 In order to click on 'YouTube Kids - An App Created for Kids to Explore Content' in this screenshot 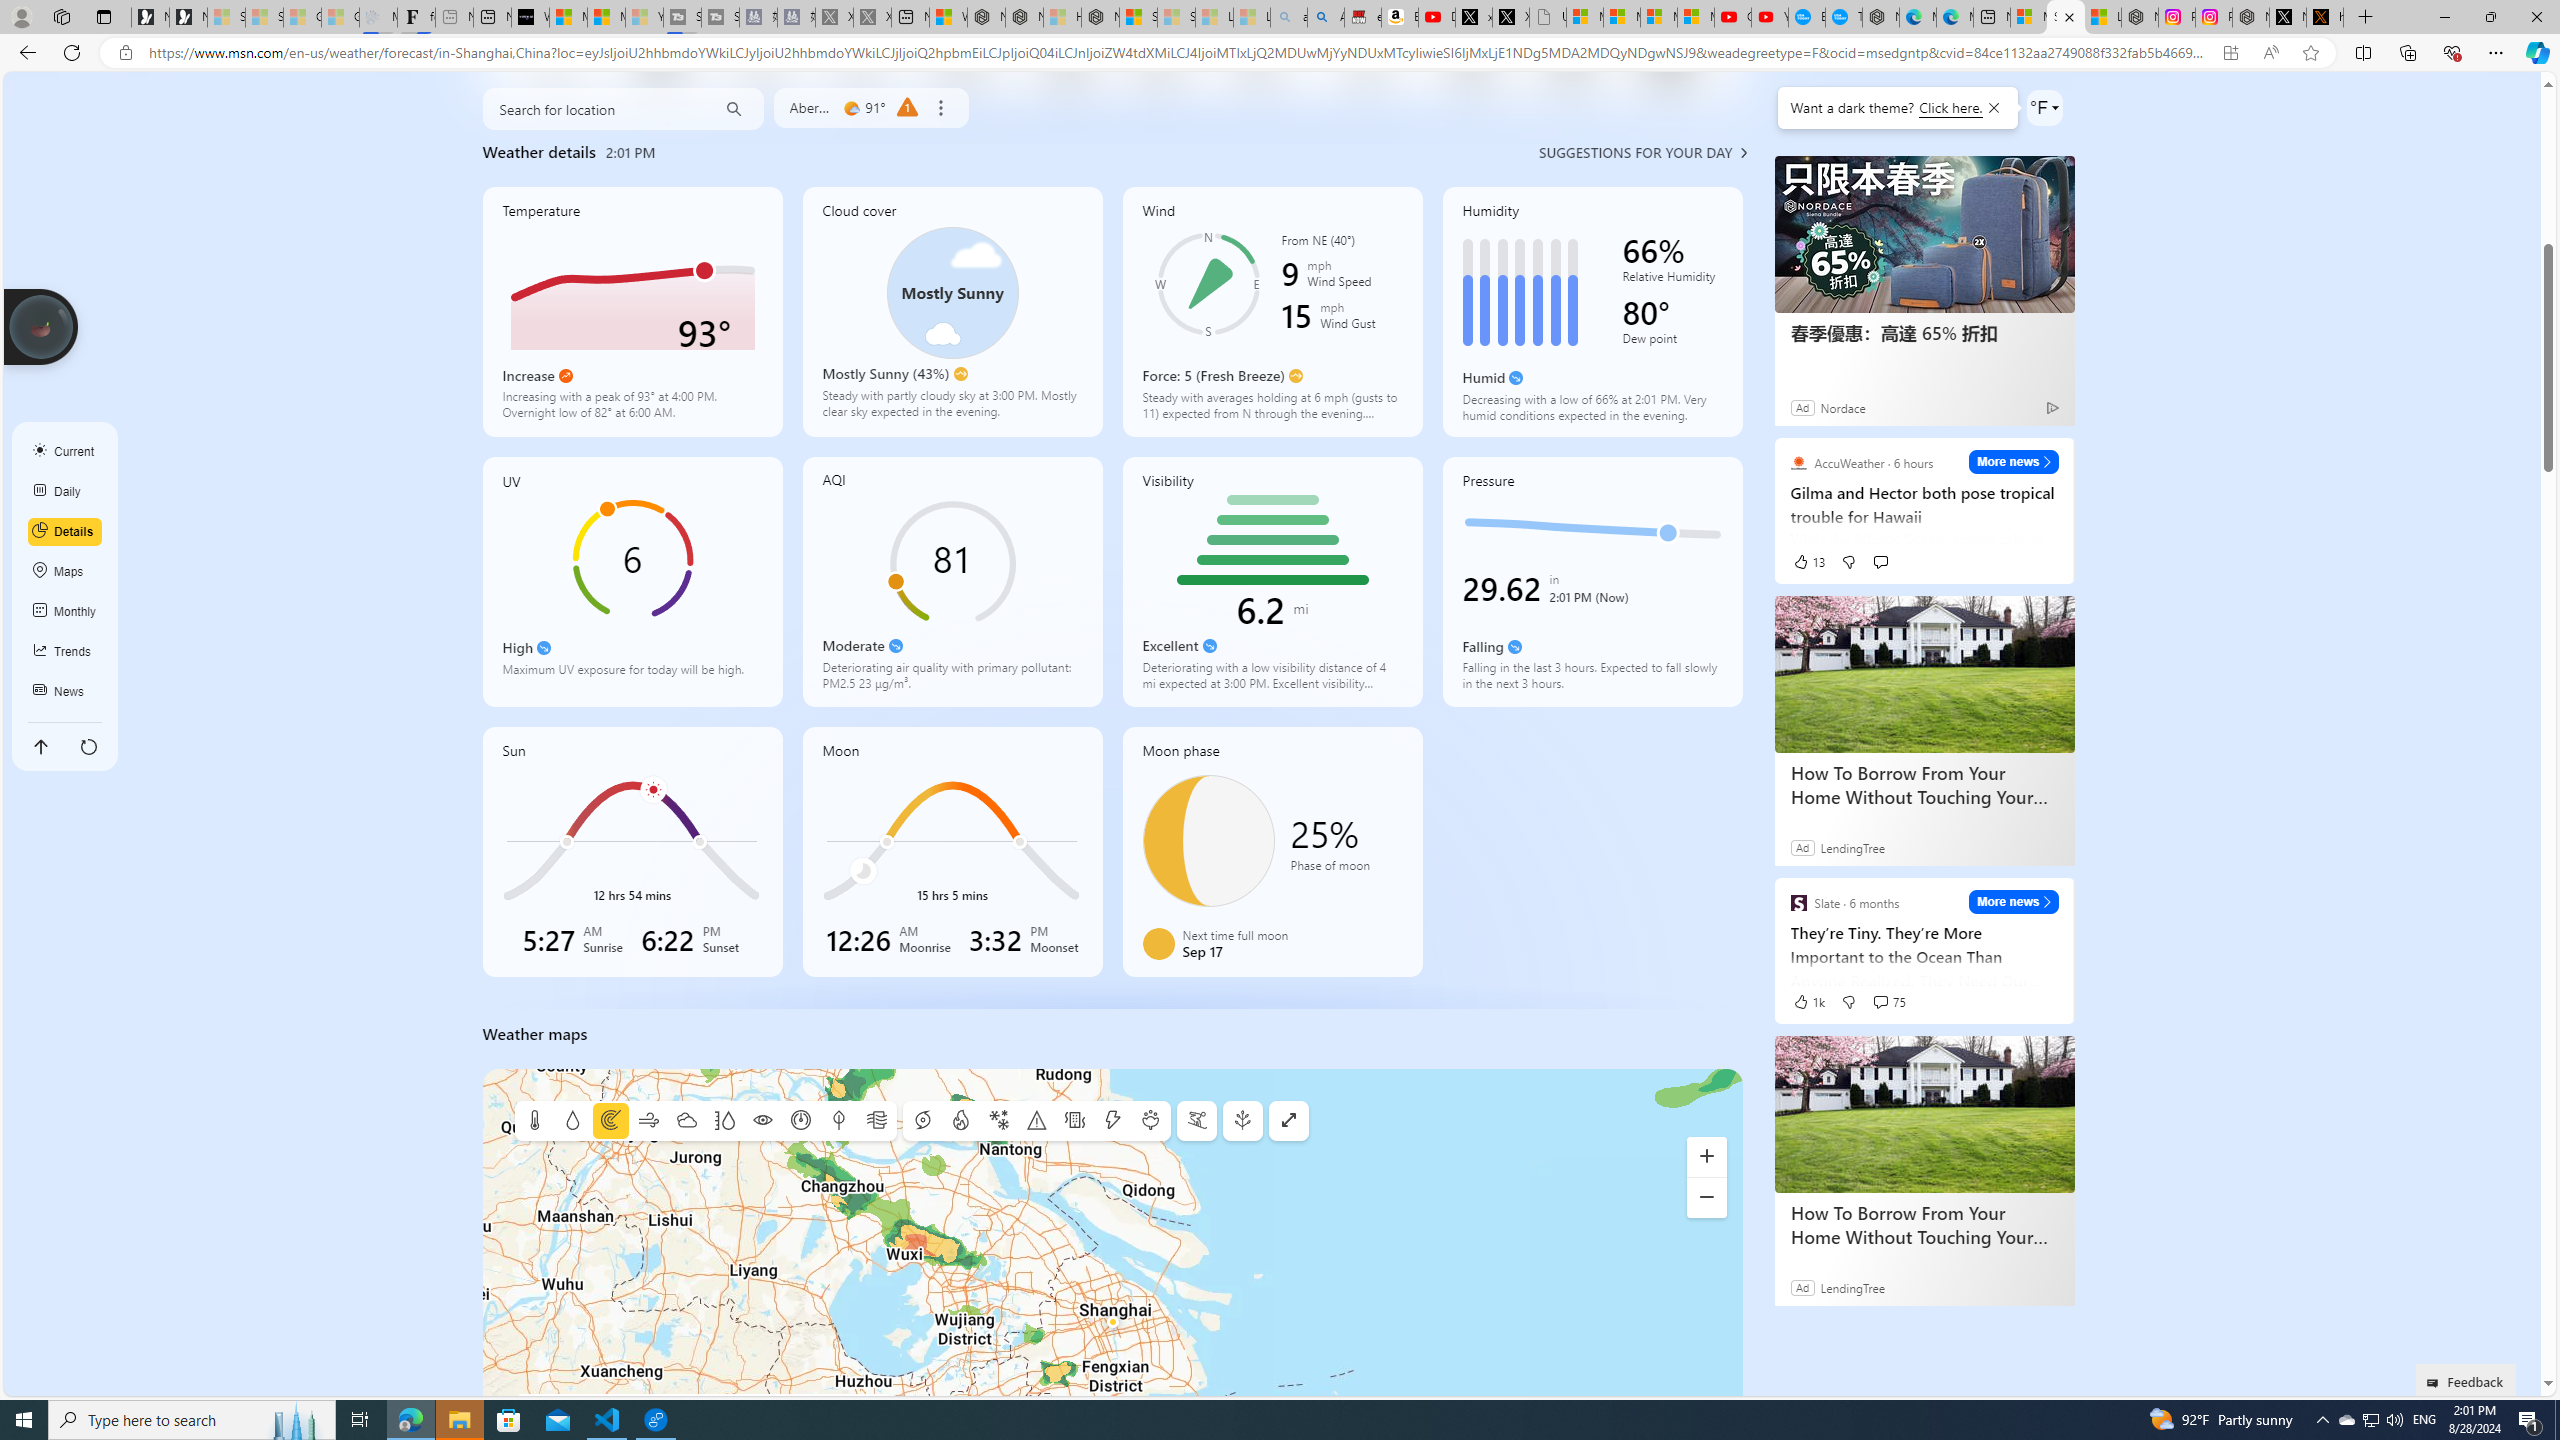, I will do `click(1769, 16)`.